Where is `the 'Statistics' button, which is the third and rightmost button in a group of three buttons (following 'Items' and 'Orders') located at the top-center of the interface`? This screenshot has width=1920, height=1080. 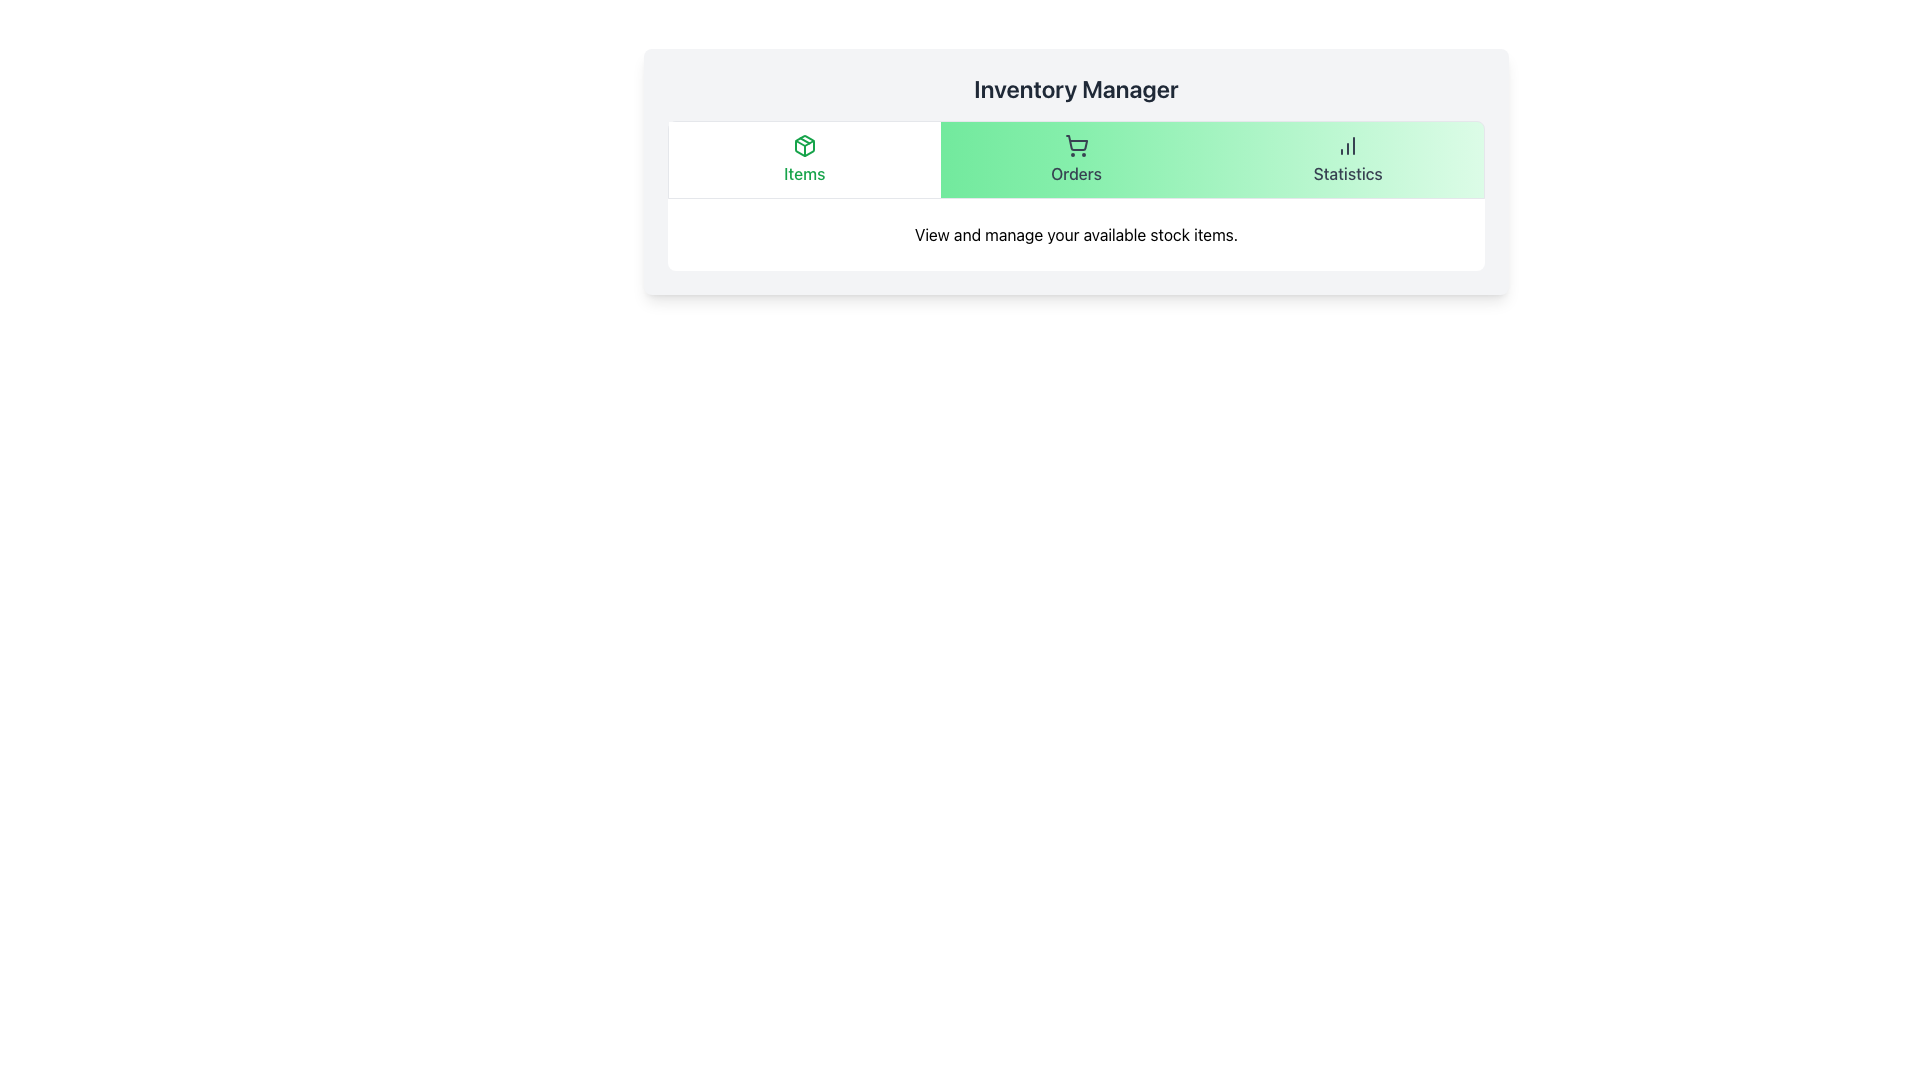
the 'Statistics' button, which is the third and rightmost button in a group of three buttons (following 'Items' and 'Orders') located at the top-center of the interface is located at coordinates (1348, 158).